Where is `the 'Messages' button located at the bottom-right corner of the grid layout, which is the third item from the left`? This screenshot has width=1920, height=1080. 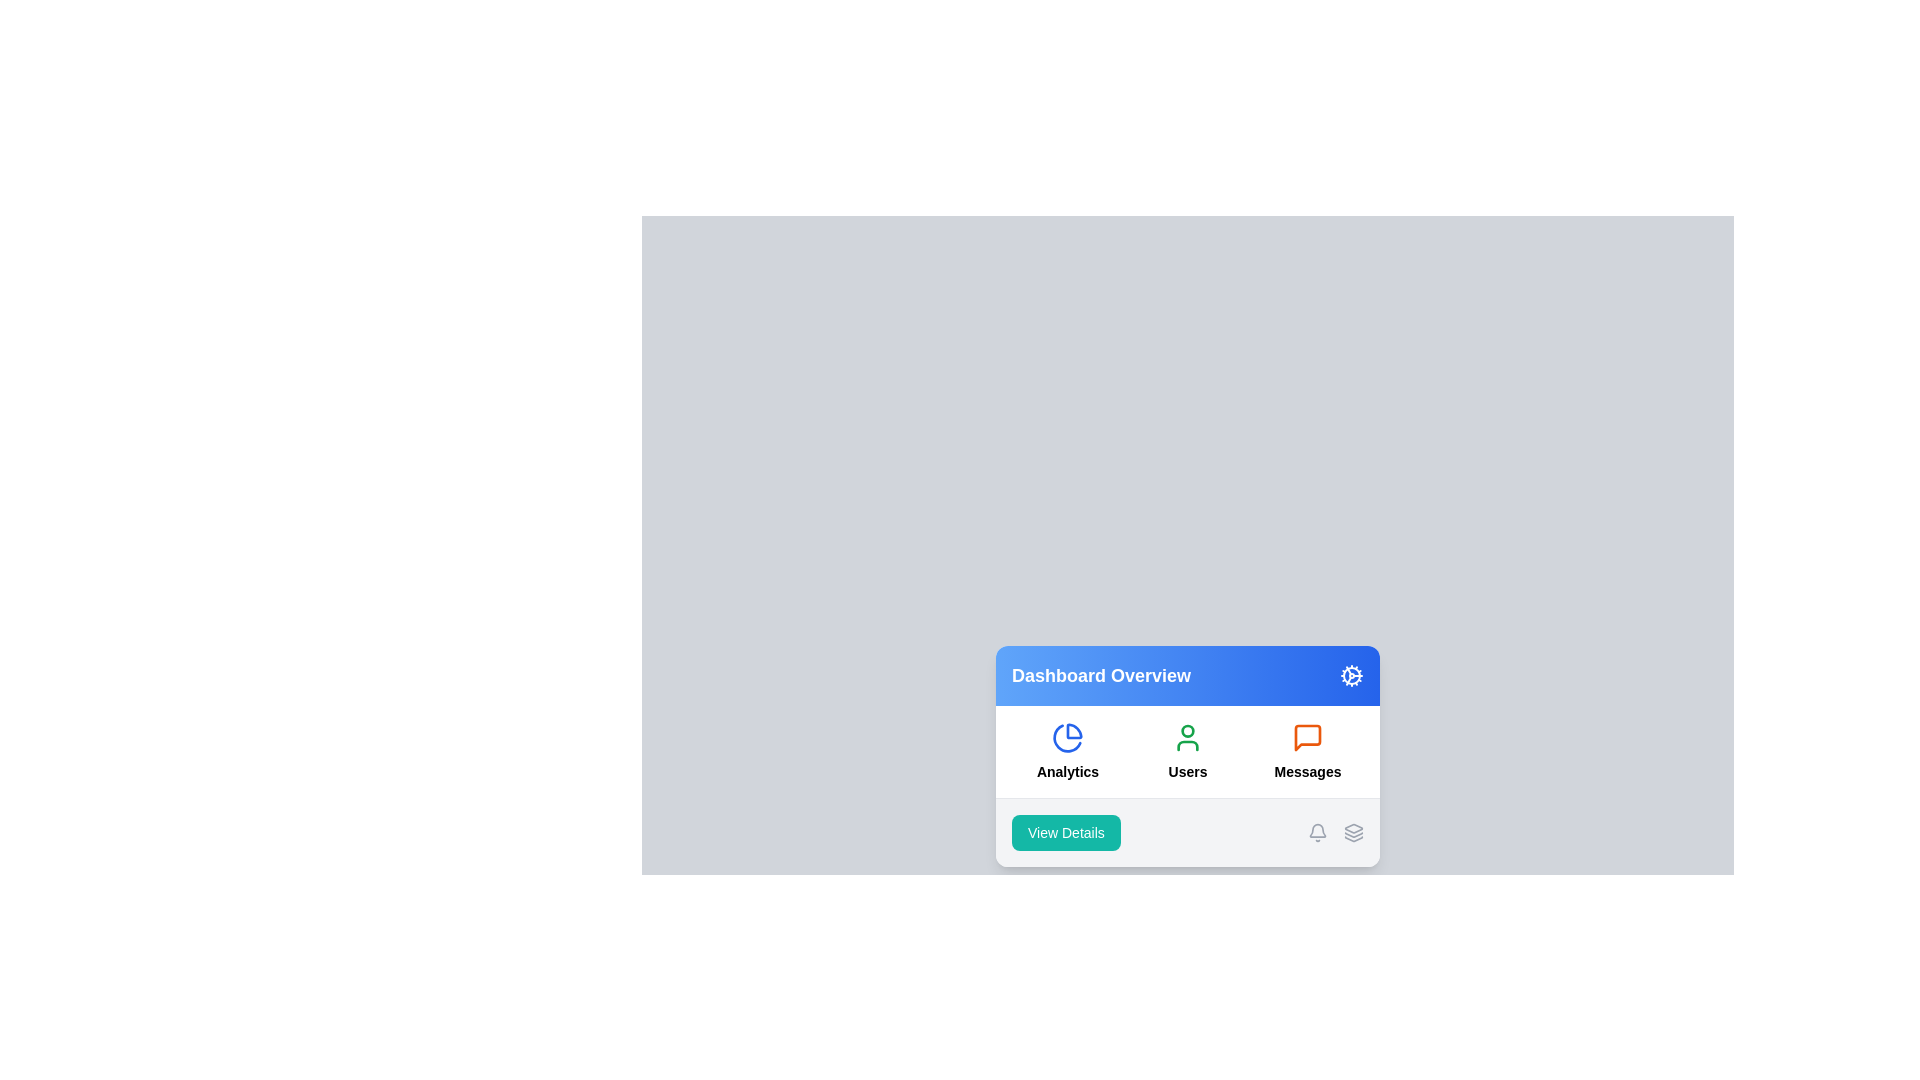 the 'Messages' button located at the bottom-right corner of the grid layout, which is the third item from the left is located at coordinates (1308, 751).